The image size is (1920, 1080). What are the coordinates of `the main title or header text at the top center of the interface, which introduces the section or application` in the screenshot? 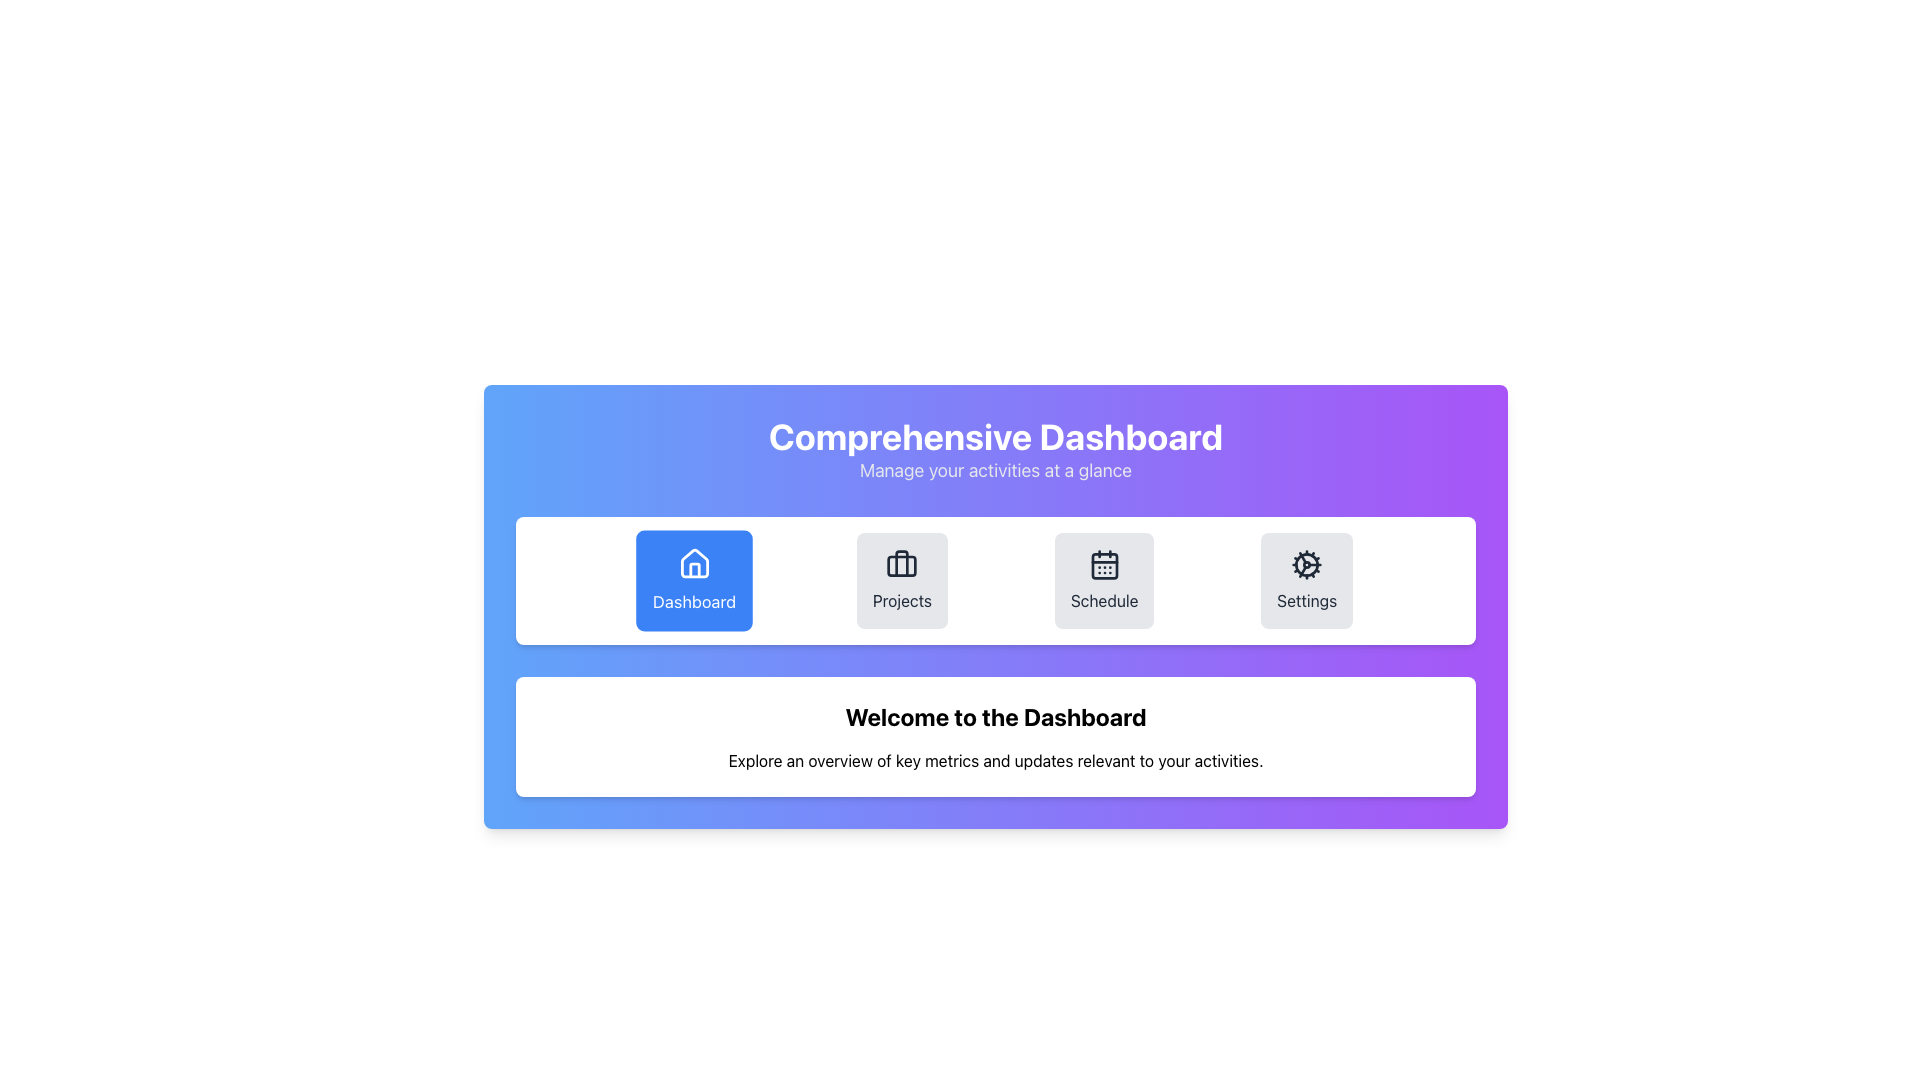 It's located at (996, 435).